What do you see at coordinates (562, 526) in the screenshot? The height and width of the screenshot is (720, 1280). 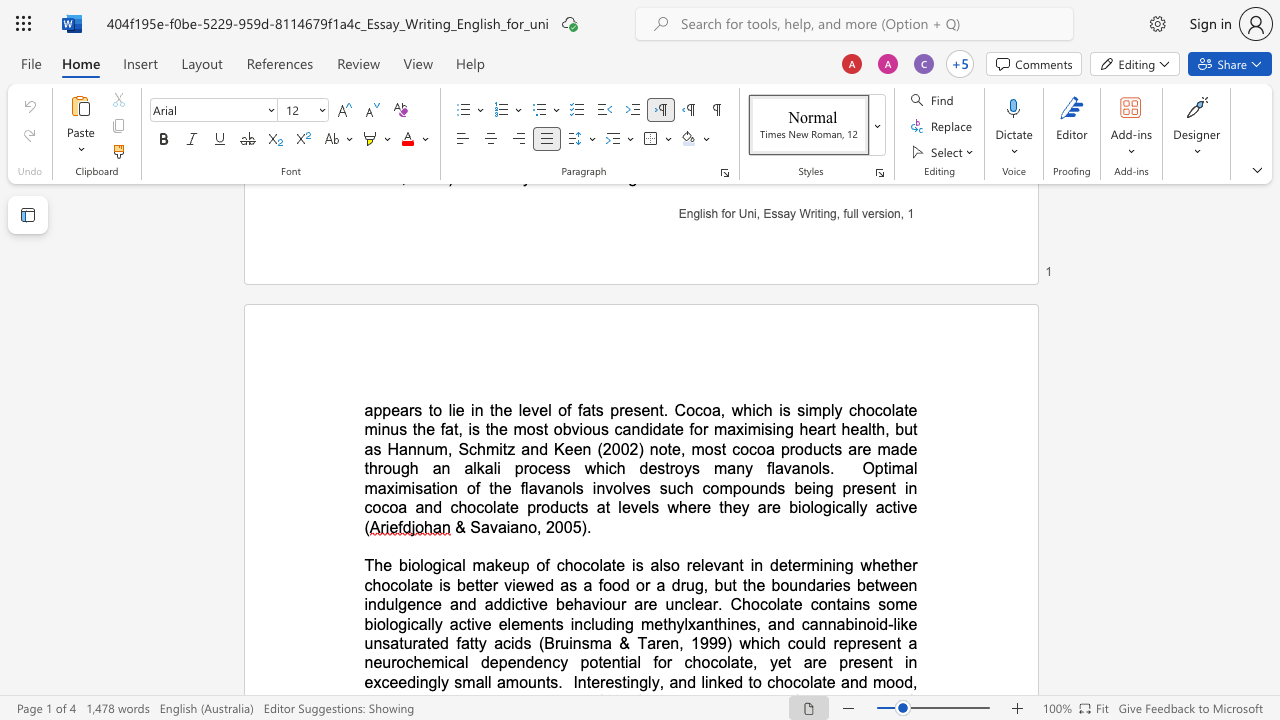 I see `the space between the continuous character "0" and "0" in the text` at bounding box center [562, 526].